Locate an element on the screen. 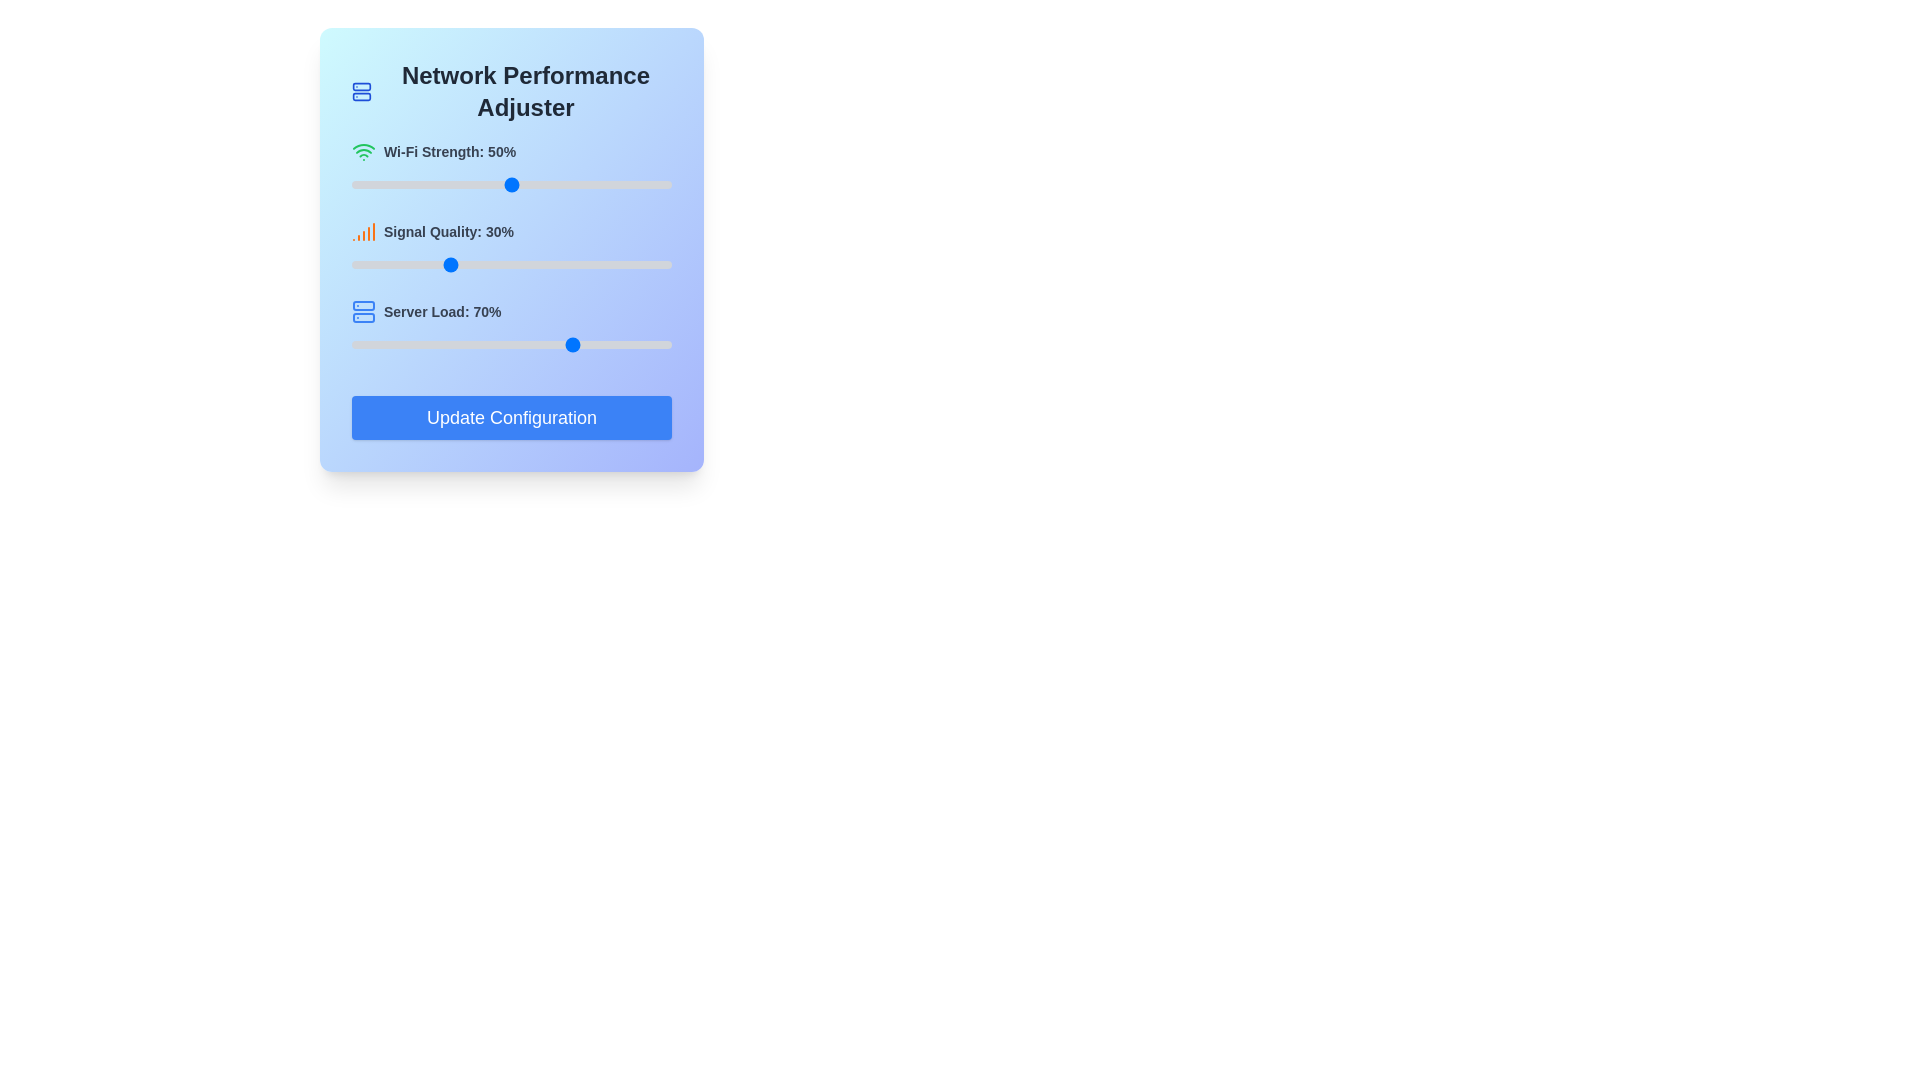 This screenshot has width=1920, height=1080. the server status icon located at the beginning of the text 'Server Load: 70%' is located at coordinates (364, 312).